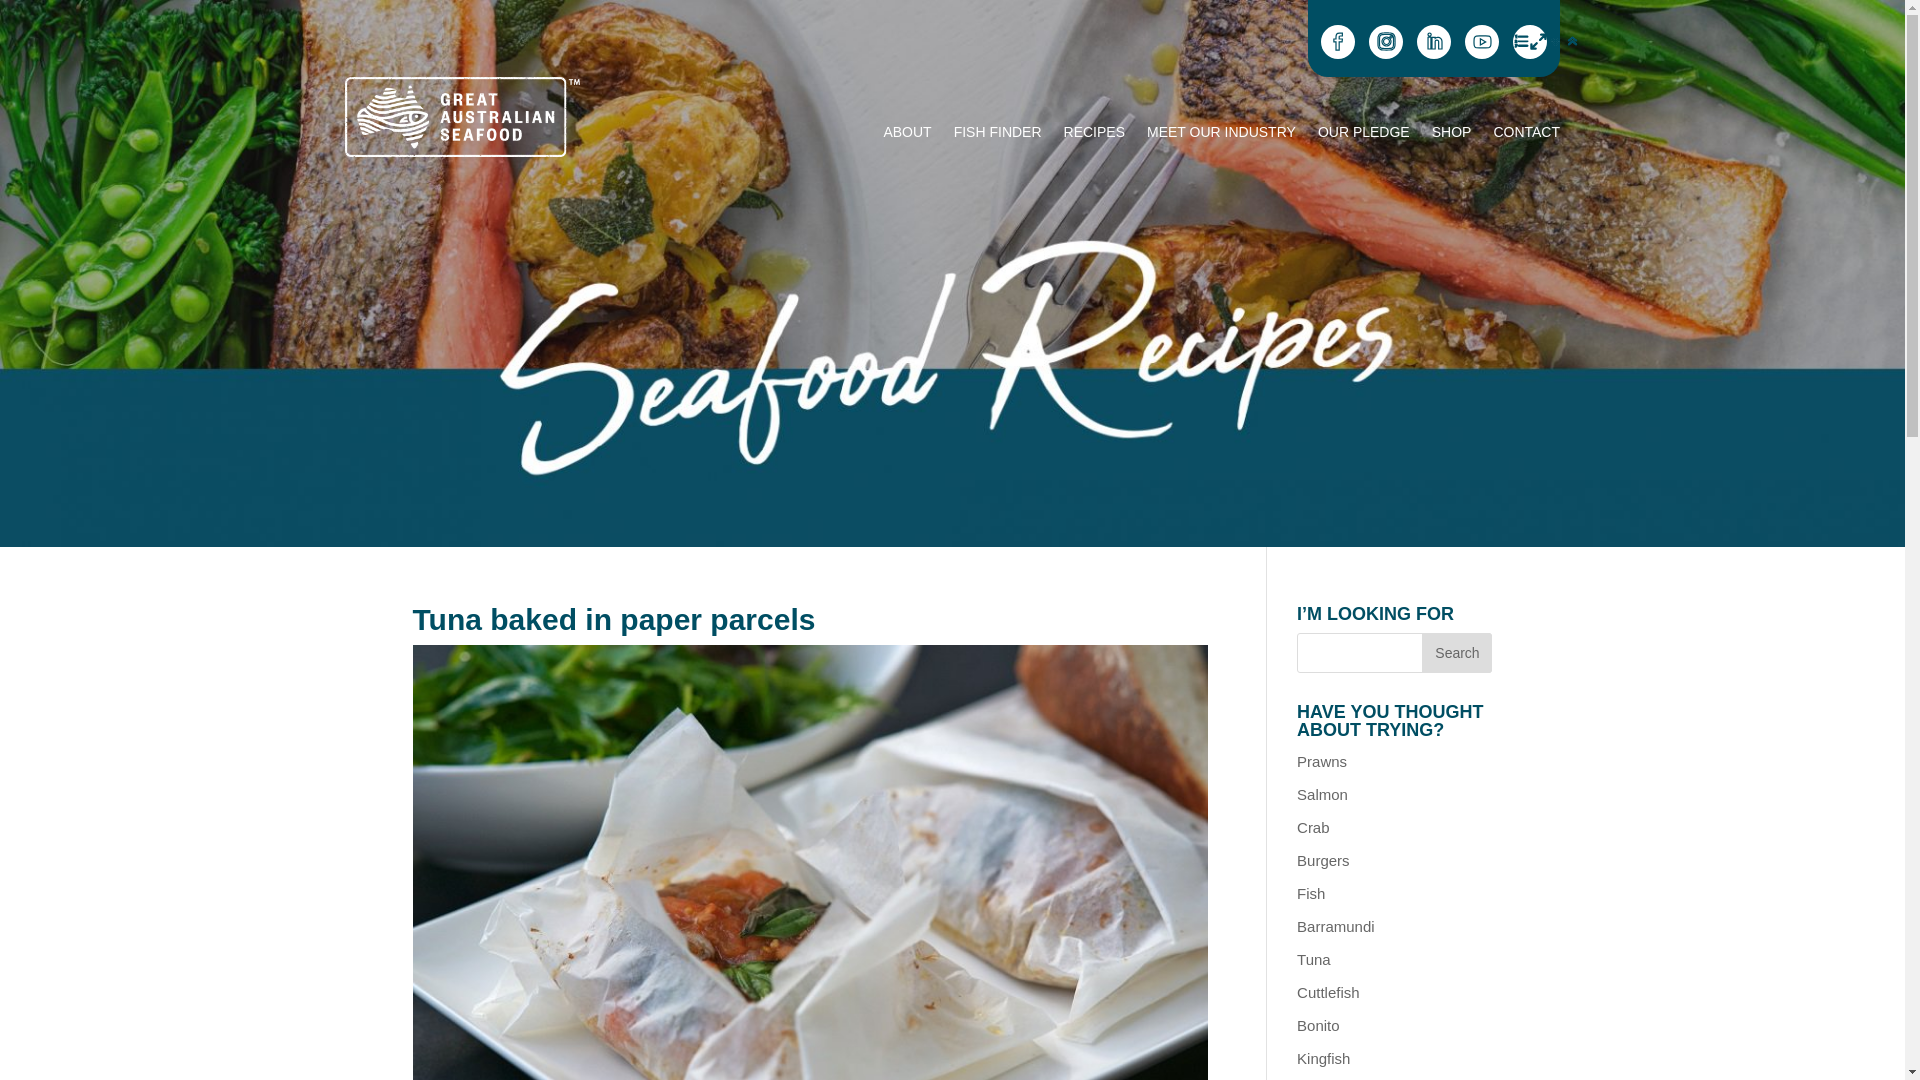 This screenshot has width=1920, height=1080. What do you see at coordinates (1323, 859) in the screenshot?
I see `'Burgers'` at bounding box center [1323, 859].